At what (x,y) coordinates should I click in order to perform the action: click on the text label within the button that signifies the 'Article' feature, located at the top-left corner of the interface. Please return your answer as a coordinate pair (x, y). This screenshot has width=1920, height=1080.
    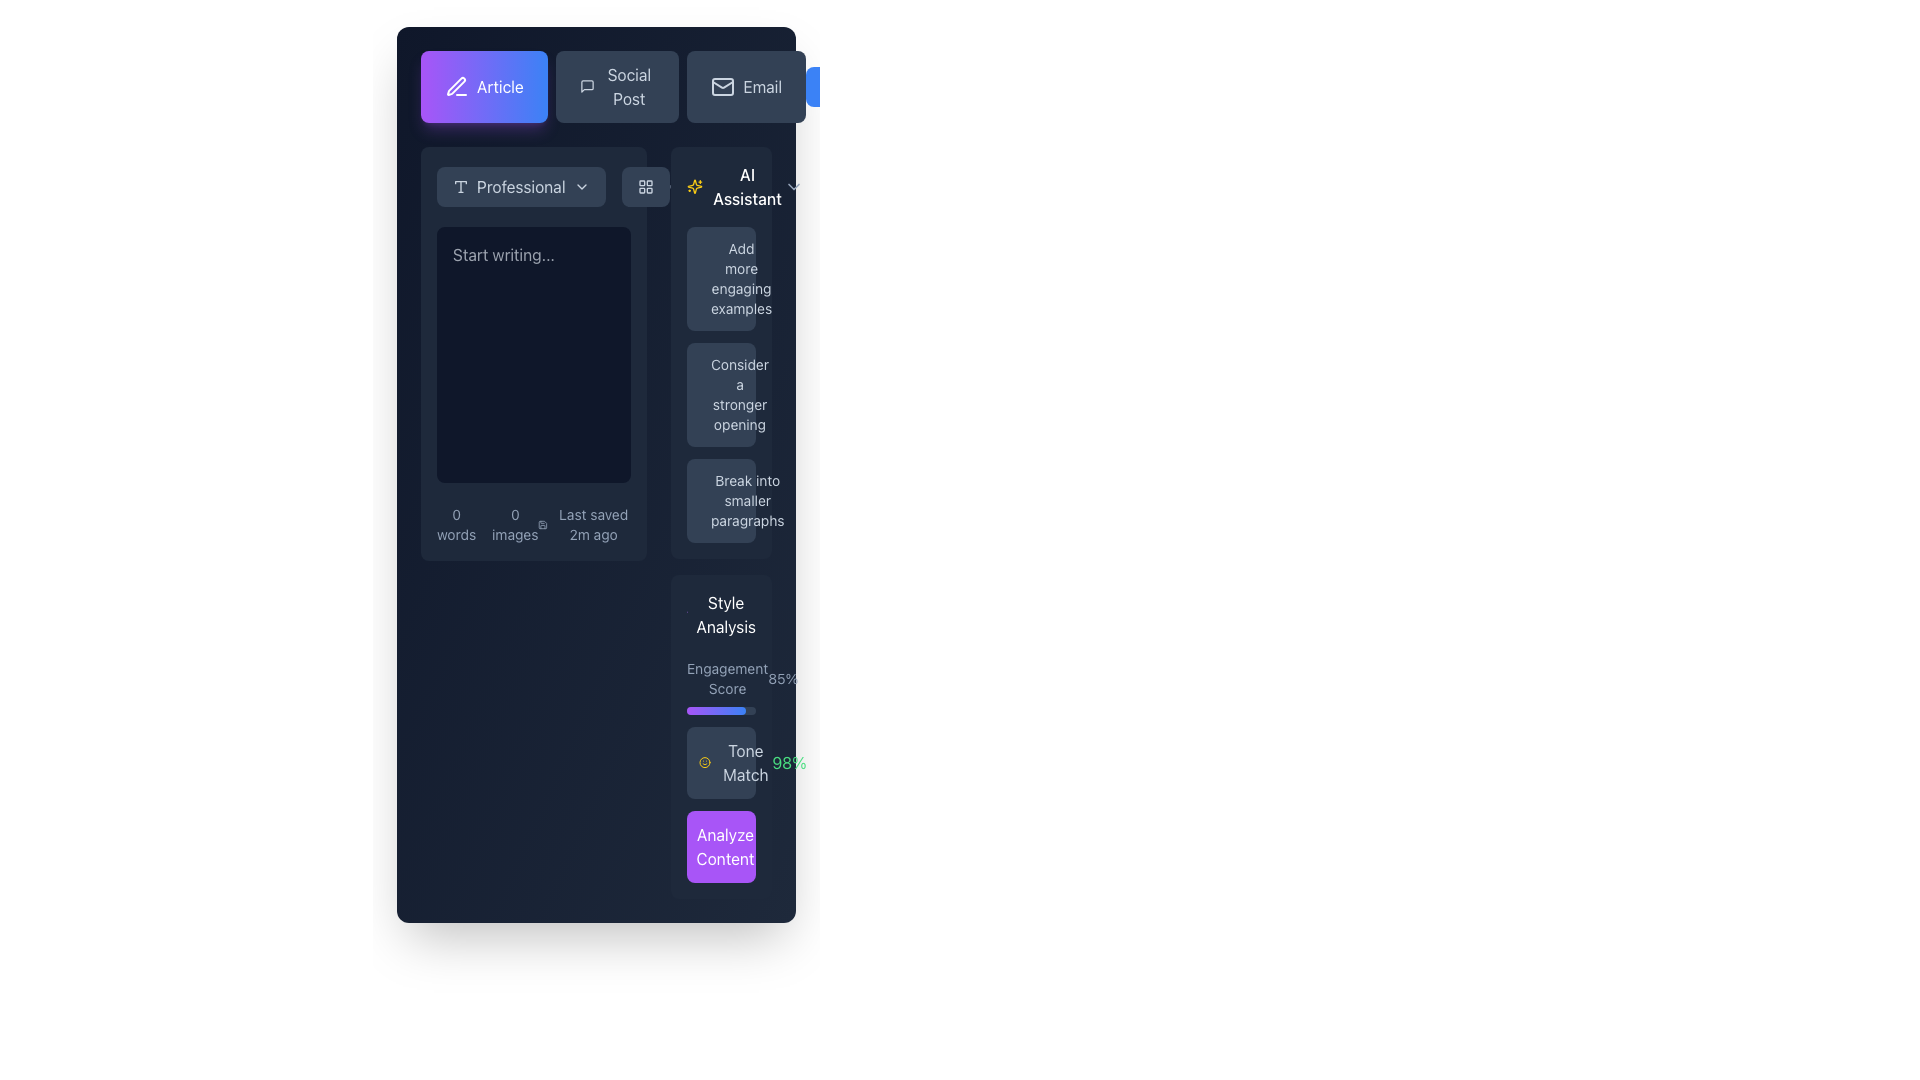
    Looking at the image, I should click on (500, 86).